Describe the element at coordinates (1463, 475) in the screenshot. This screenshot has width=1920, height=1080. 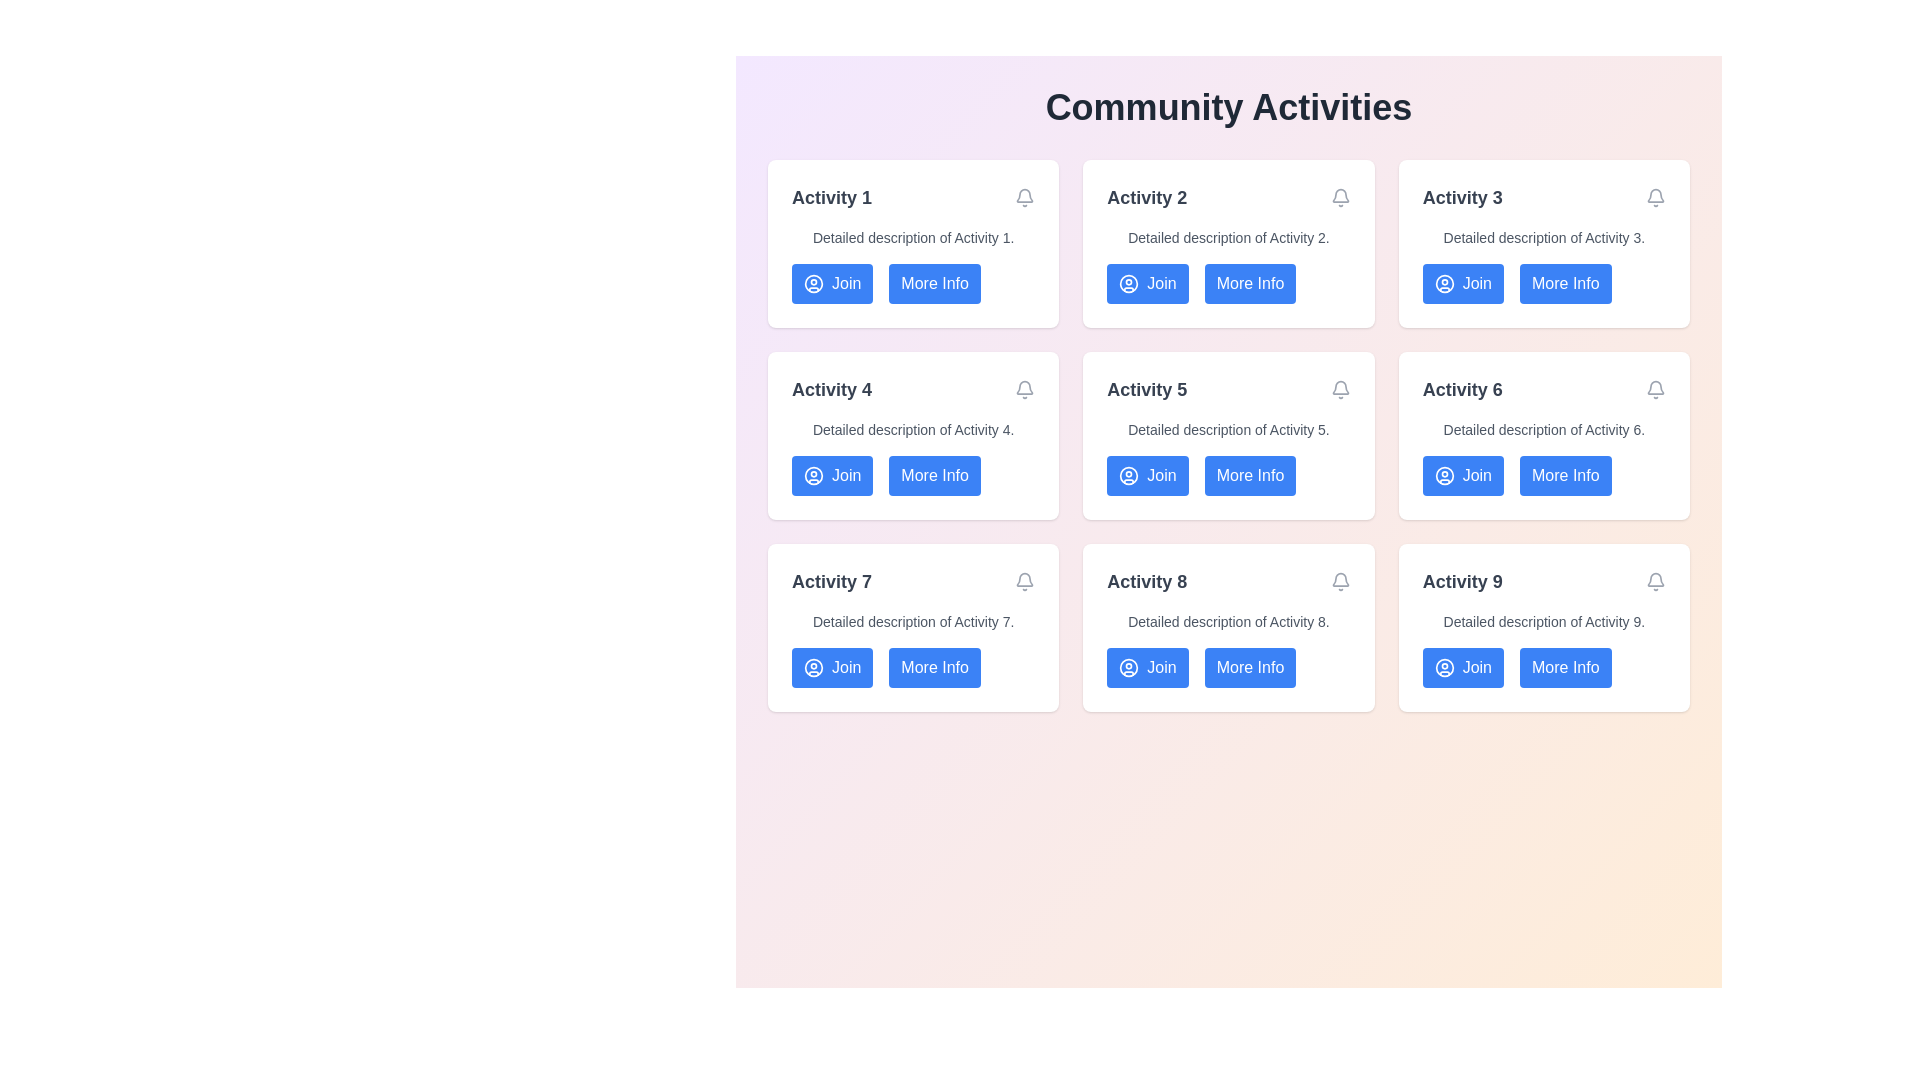
I see `the 'Join Activity 6' button` at that location.